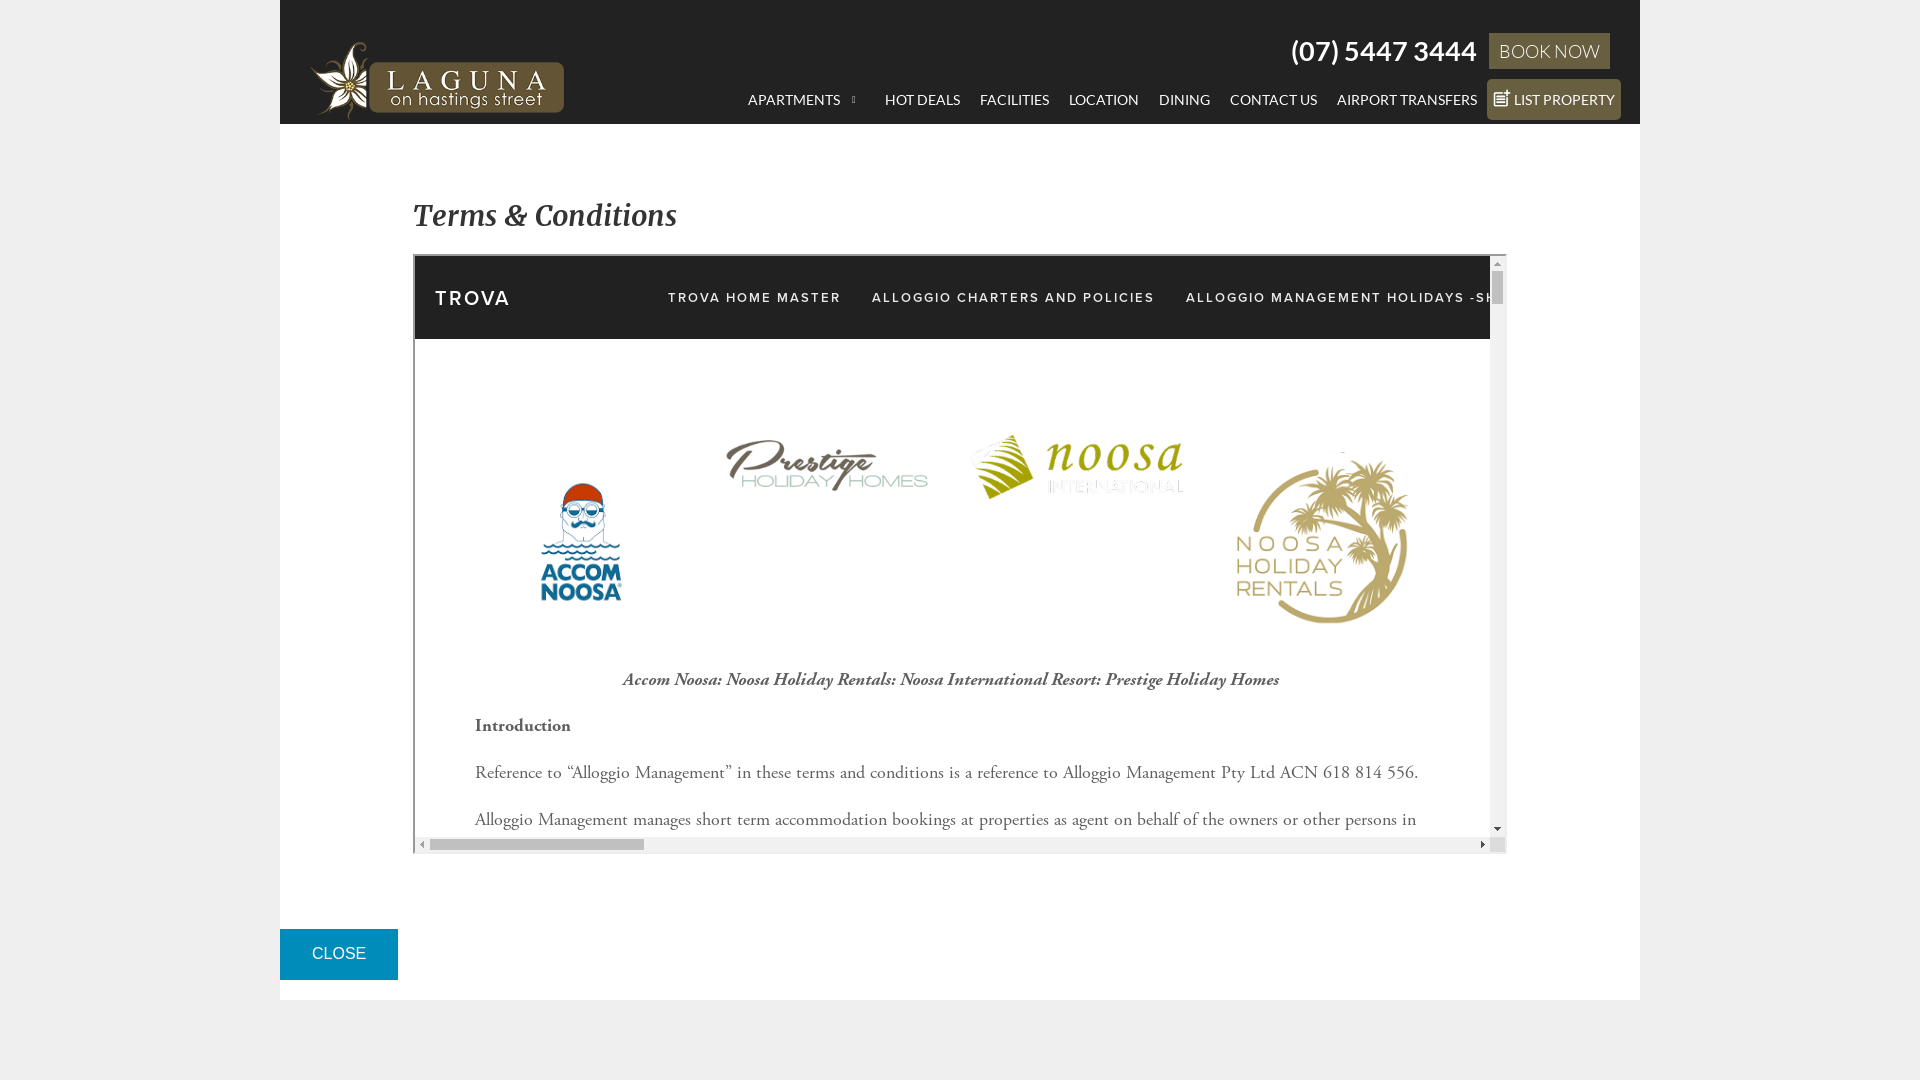 Image resolution: width=1920 pixels, height=1080 pixels. Describe the element at coordinates (1548, 49) in the screenshot. I see `'BOOK NOW'` at that location.